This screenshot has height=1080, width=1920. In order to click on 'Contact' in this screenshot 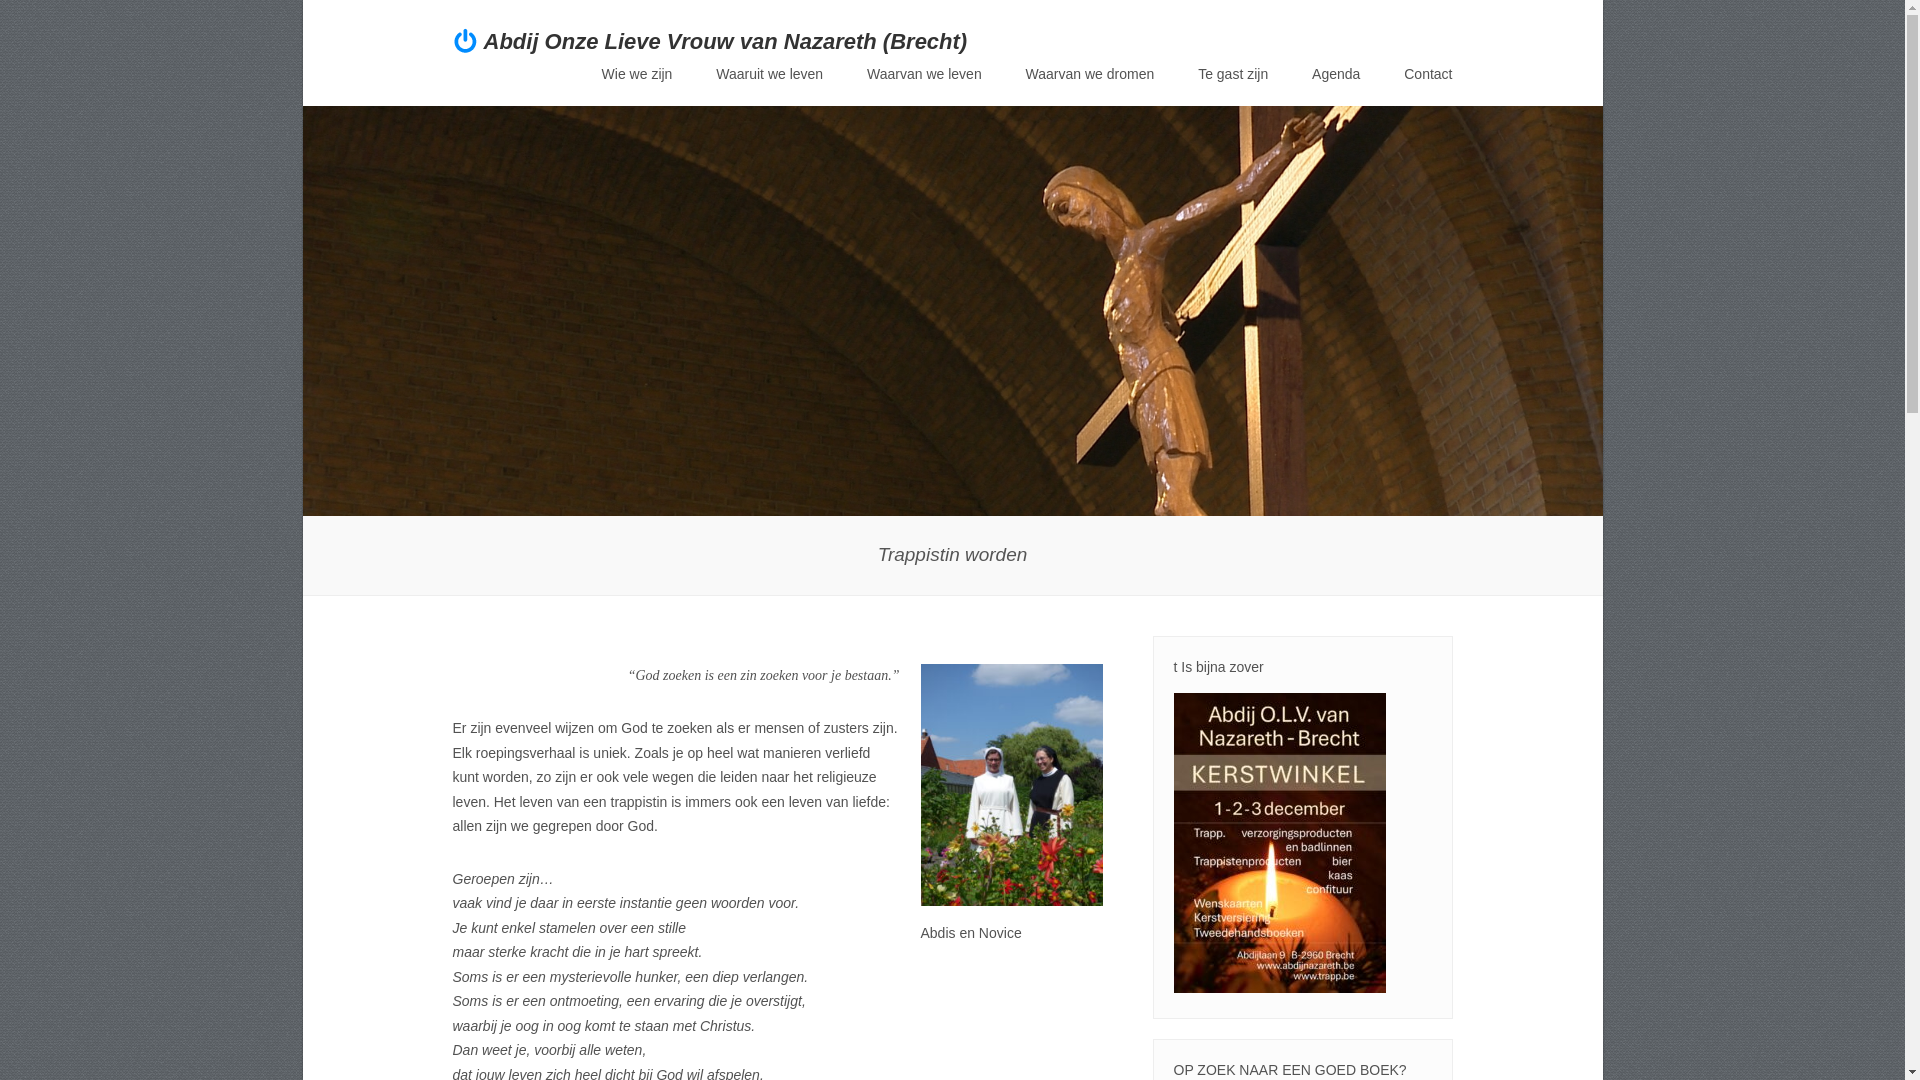, I will do `click(1426, 72)`.